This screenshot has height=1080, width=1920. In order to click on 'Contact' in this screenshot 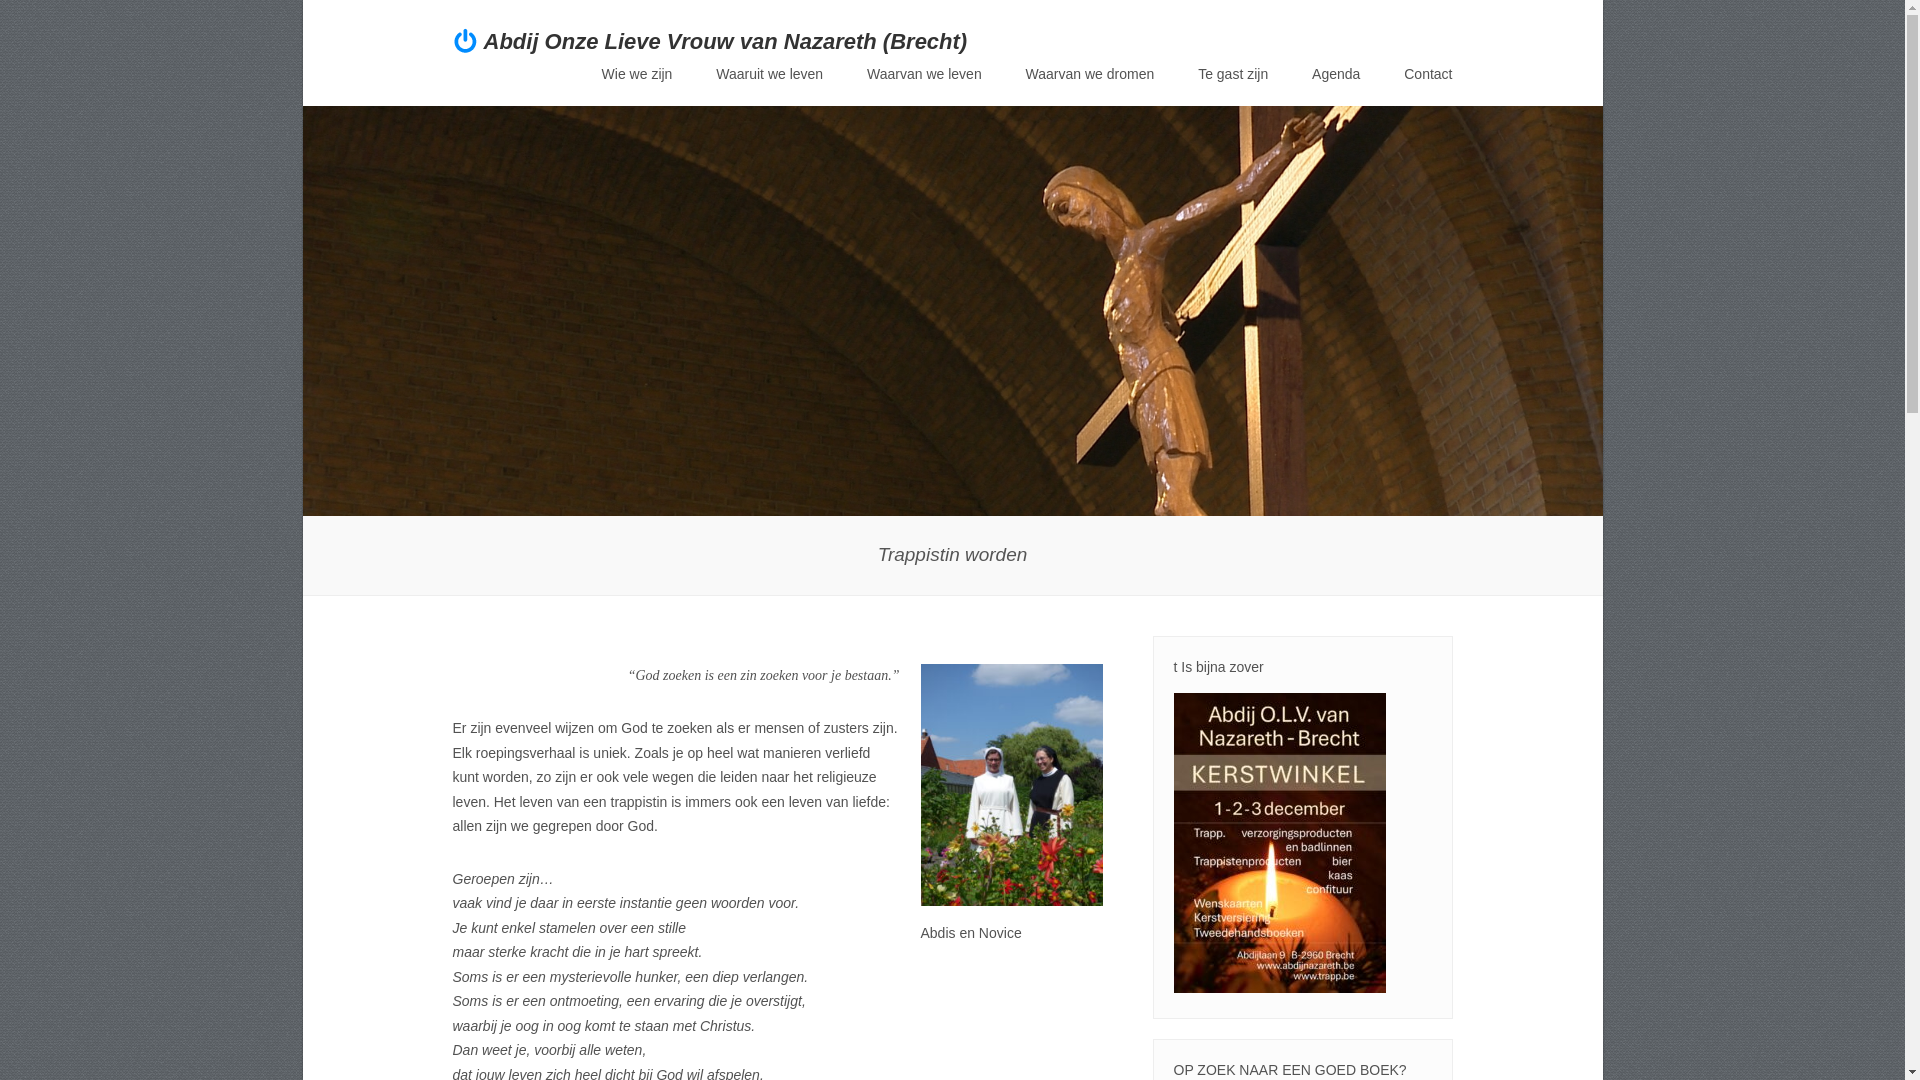, I will do `click(1426, 72)`.